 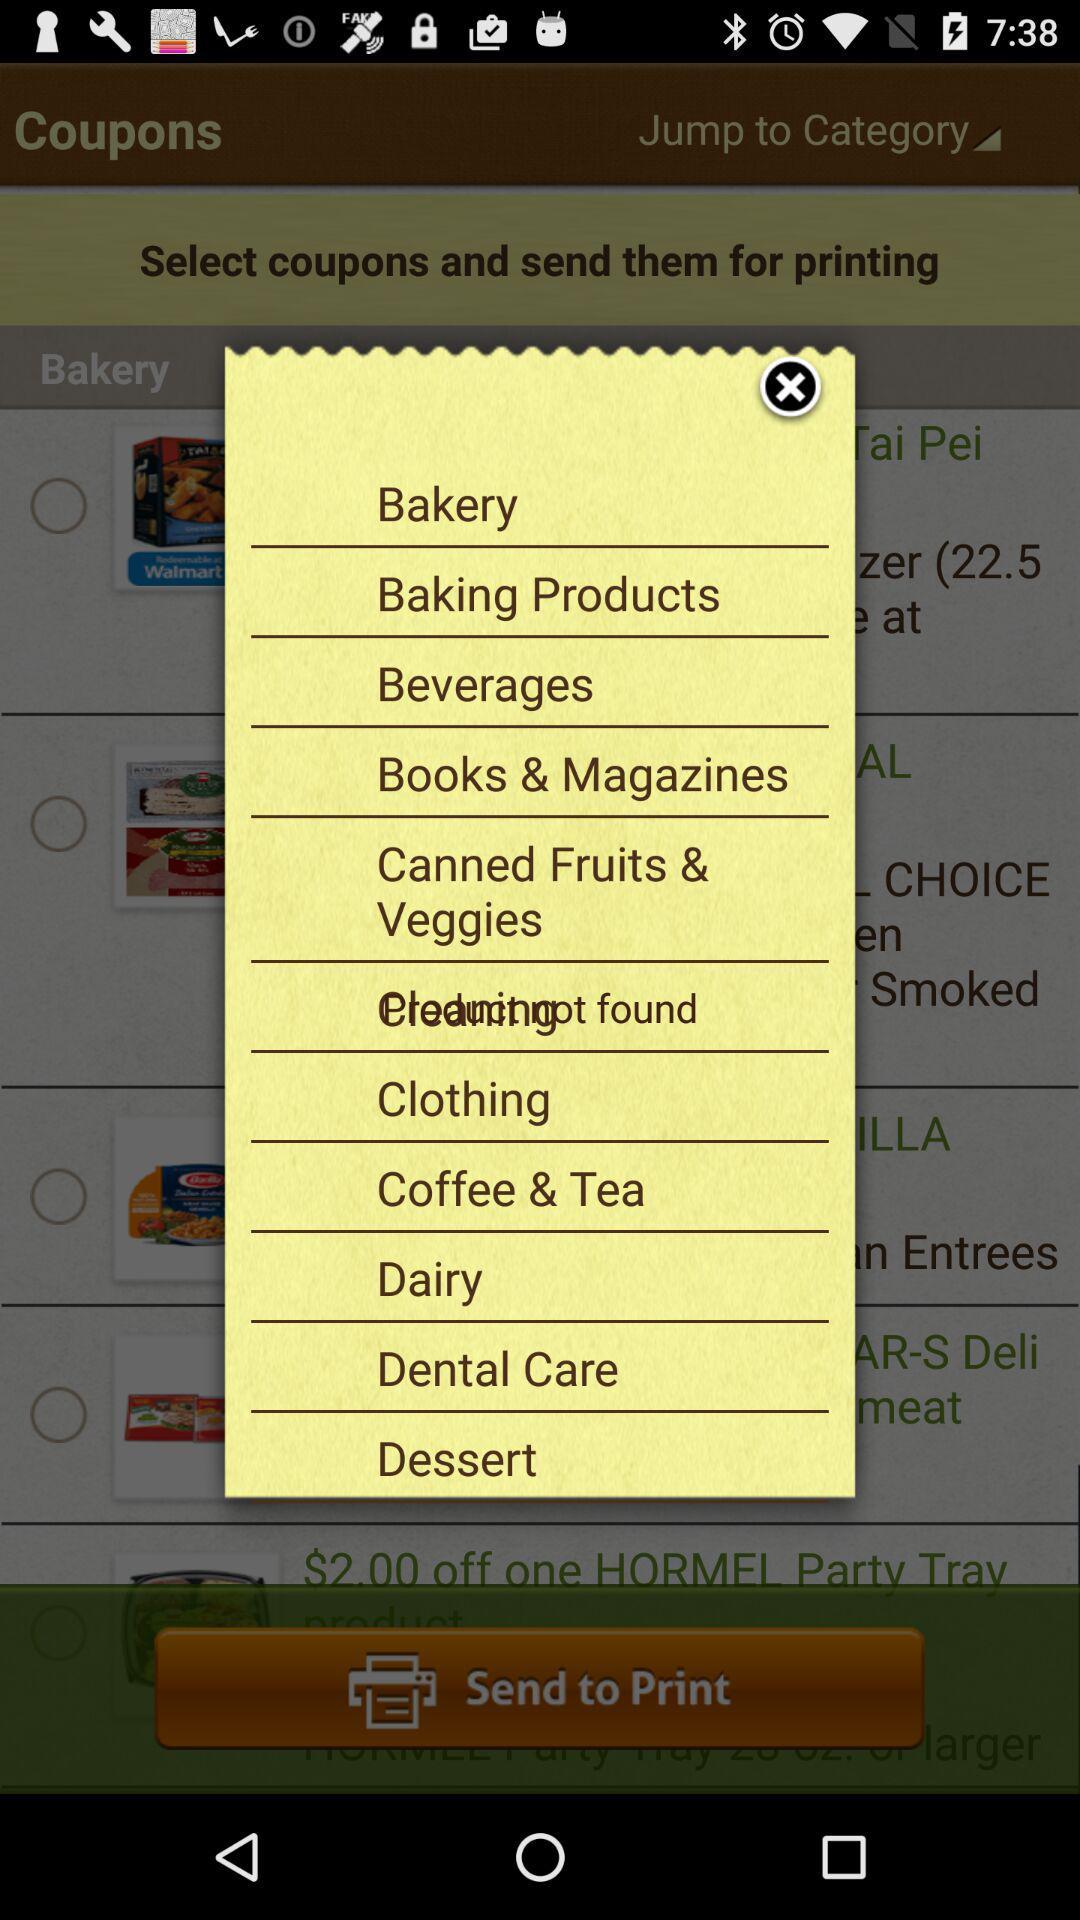 I want to click on the app below baking products item, so click(x=594, y=682).